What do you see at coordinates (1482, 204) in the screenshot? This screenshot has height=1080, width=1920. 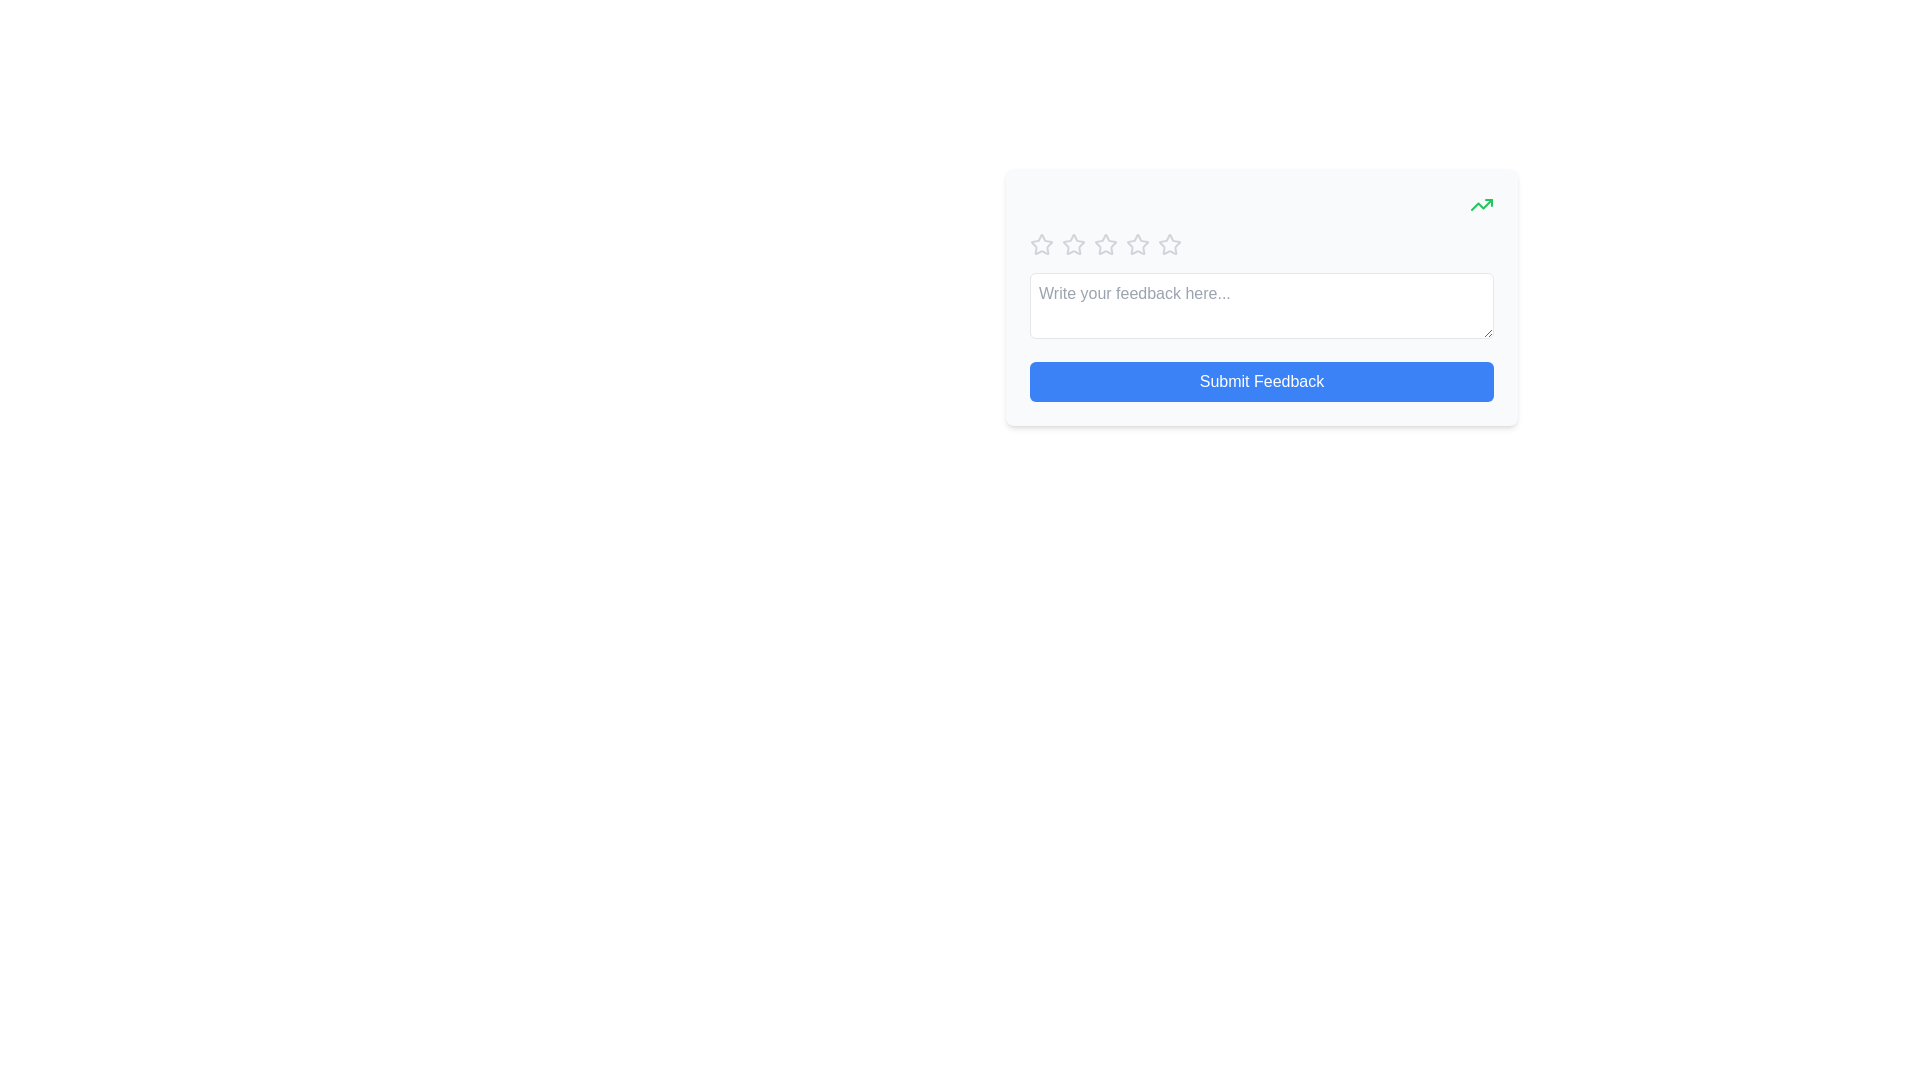 I see `the positive trend indicator icon located in the top-right corner of the feedback form interface` at bounding box center [1482, 204].